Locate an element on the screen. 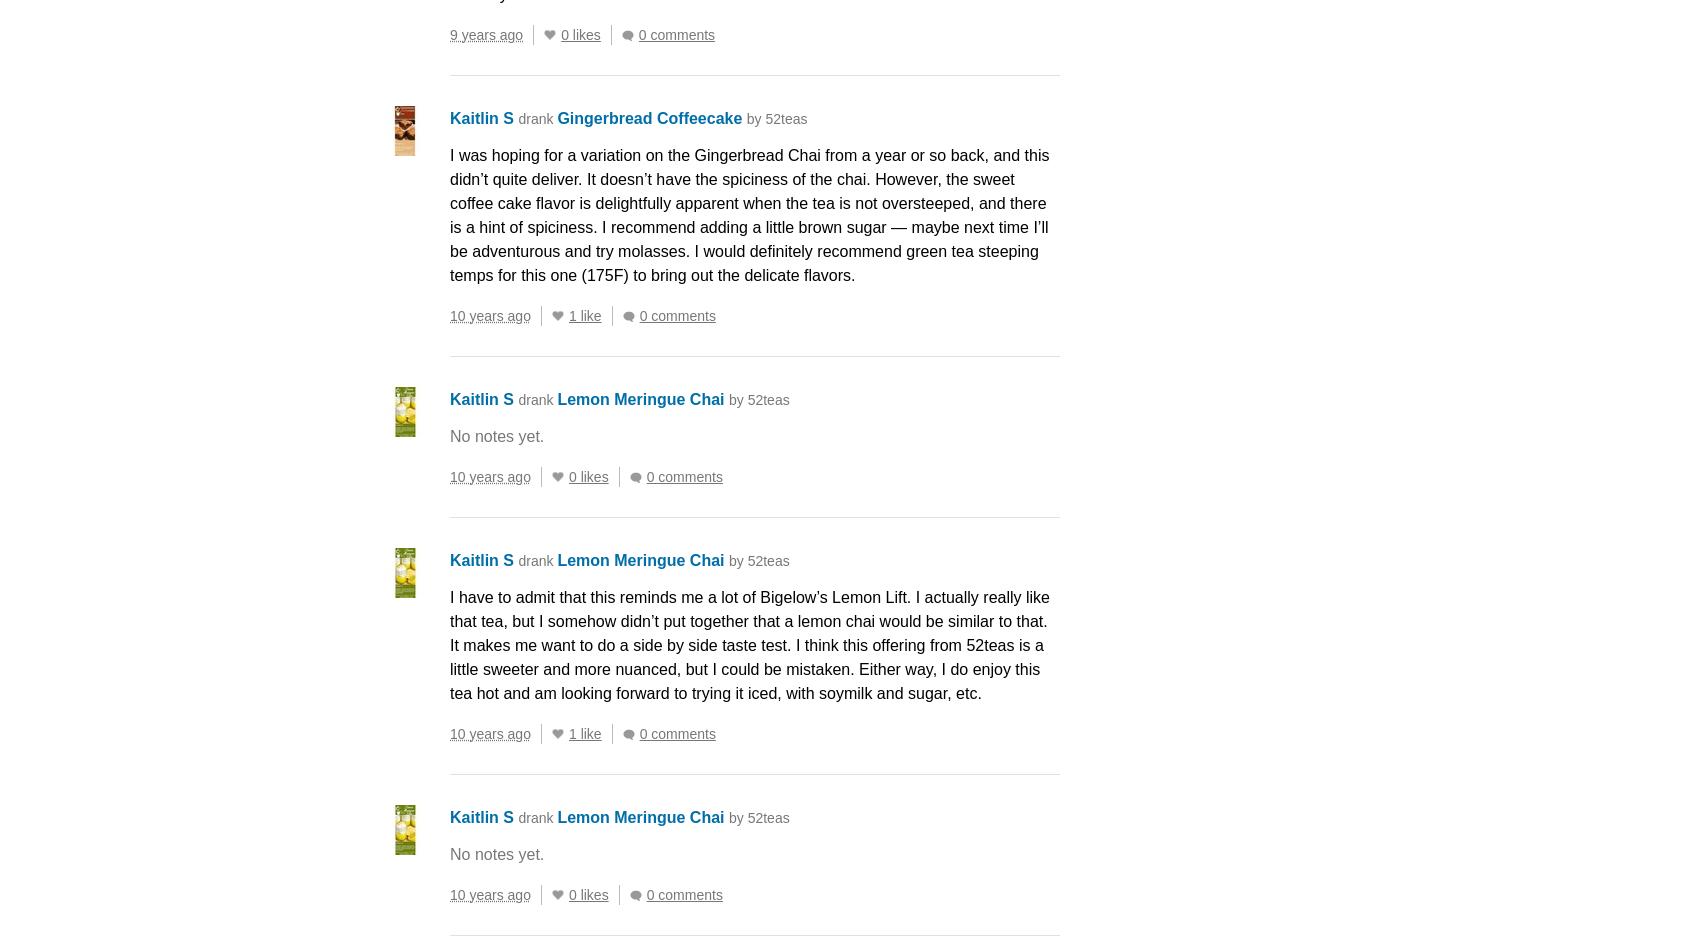  'Gingerbread Coffeecake' is located at coordinates (651, 117).